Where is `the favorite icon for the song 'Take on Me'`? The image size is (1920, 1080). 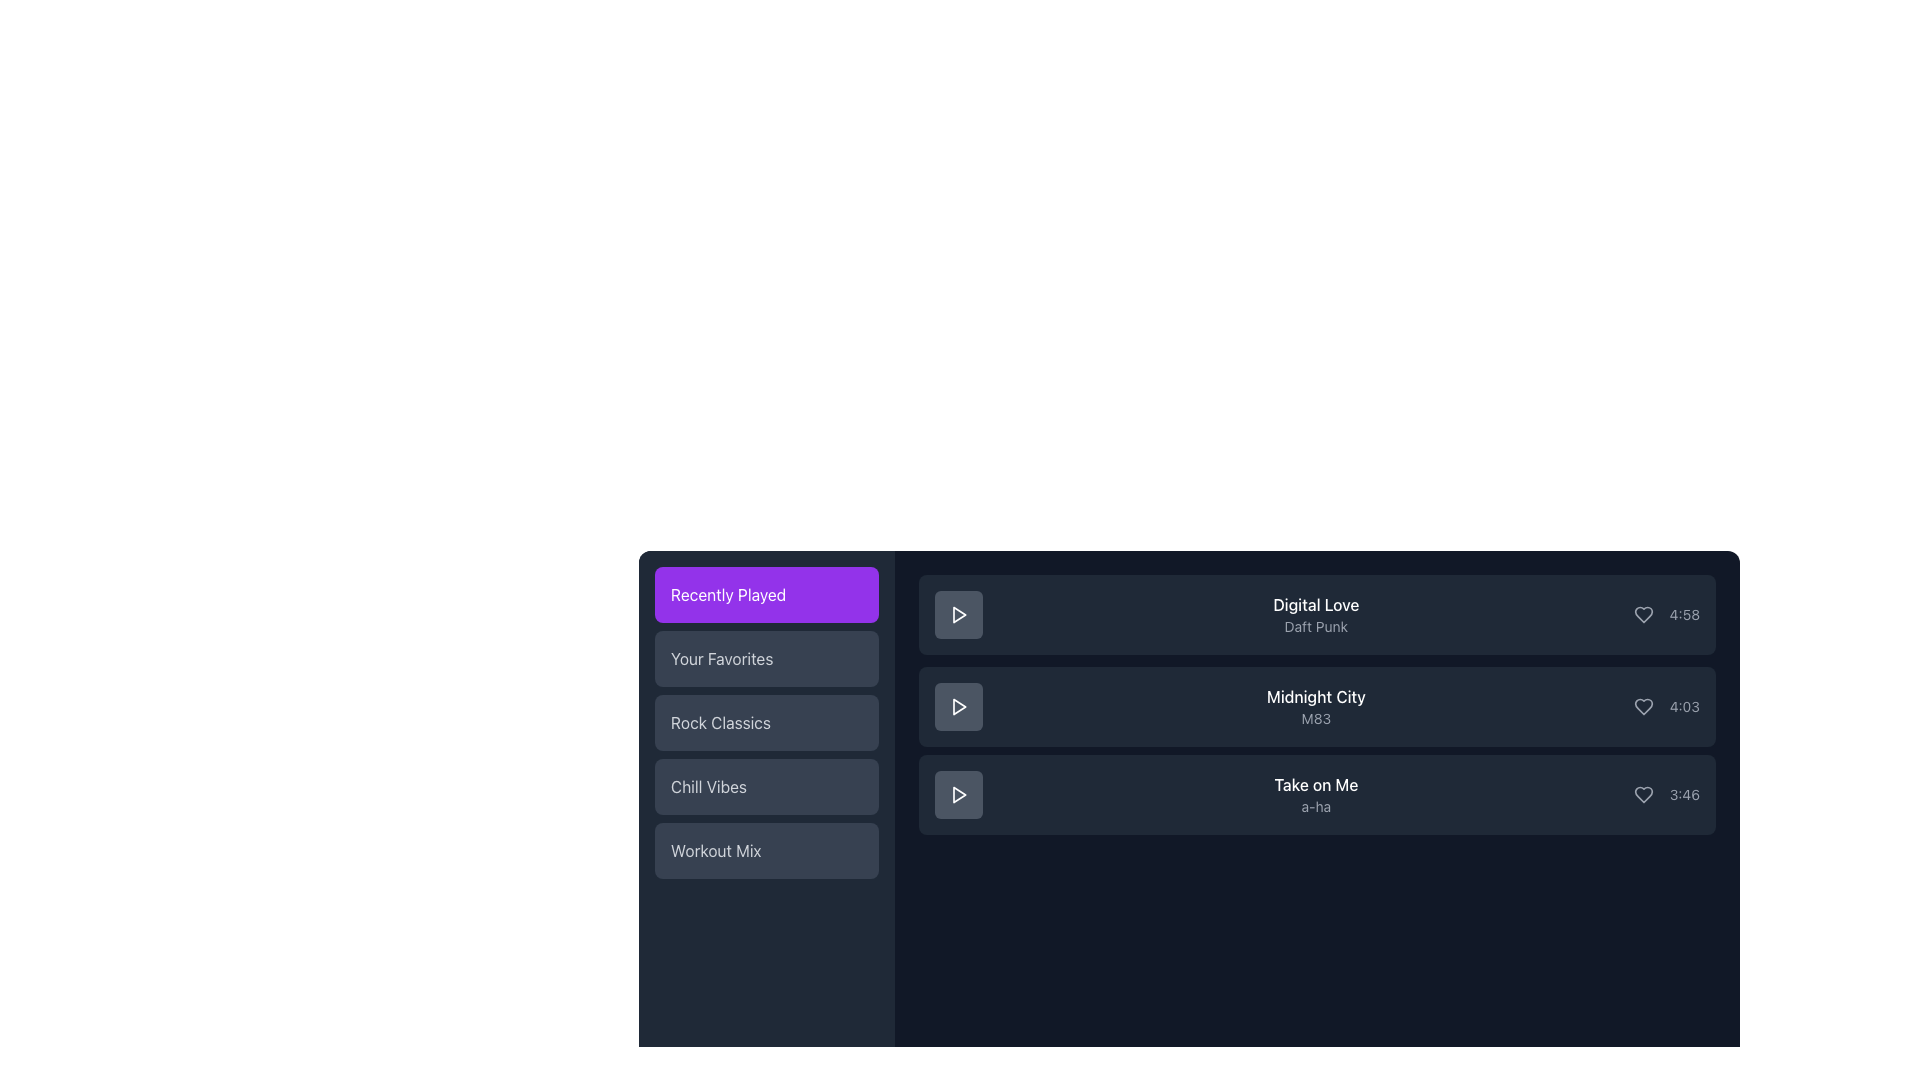 the favorite icon for the song 'Take on Me' is located at coordinates (1643, 793).